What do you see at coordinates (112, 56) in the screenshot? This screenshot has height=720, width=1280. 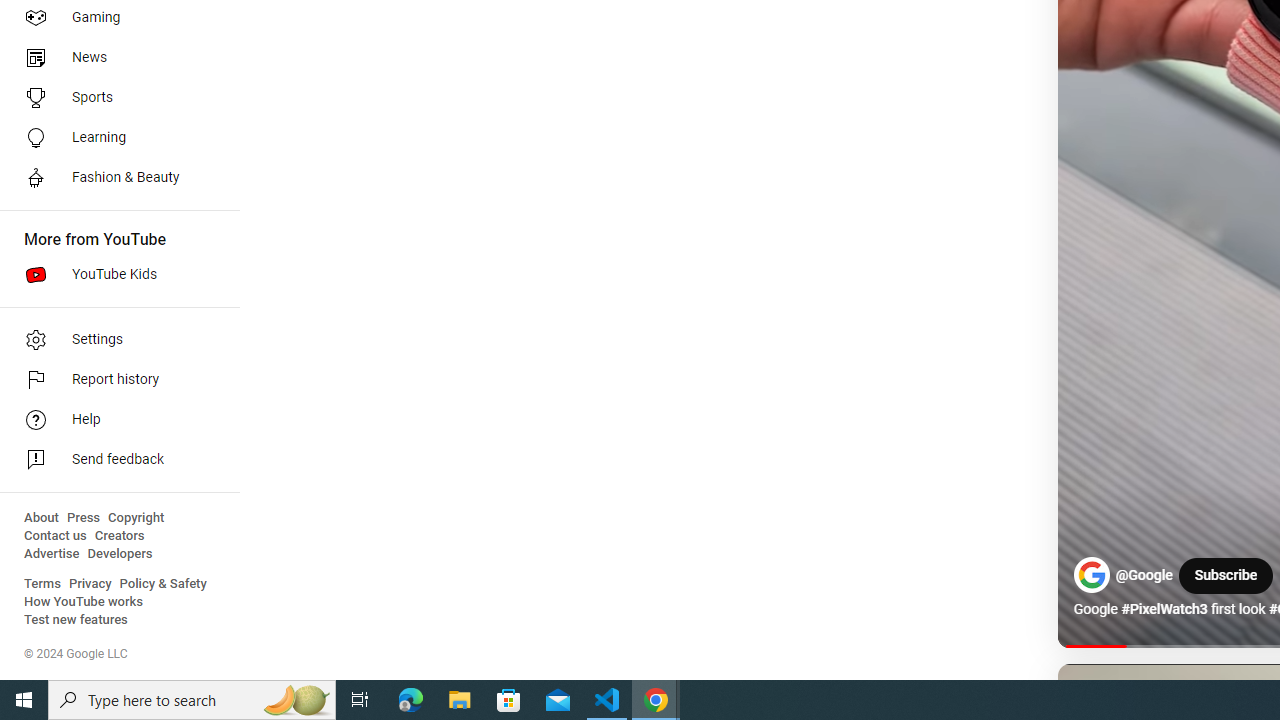 I see `'News'` at bounding box center [112, 56].